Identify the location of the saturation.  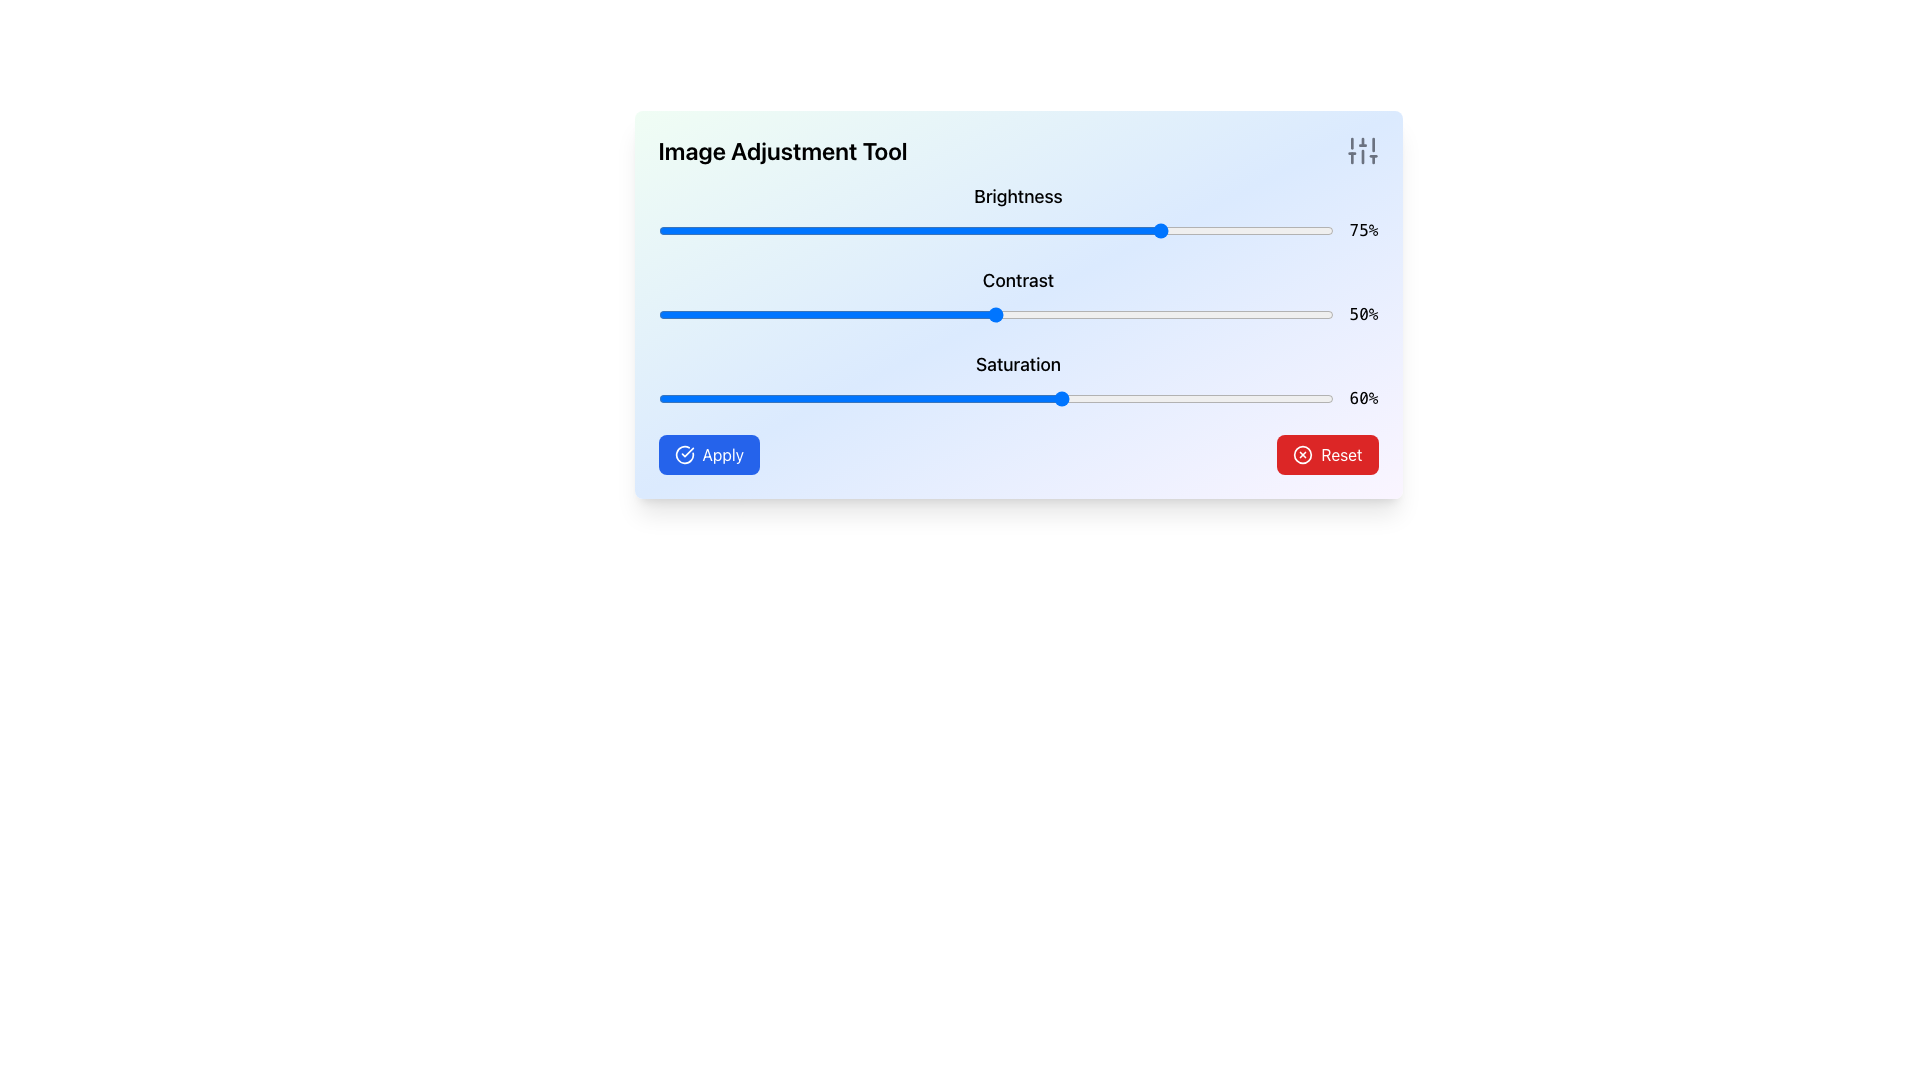
(1217, 398).